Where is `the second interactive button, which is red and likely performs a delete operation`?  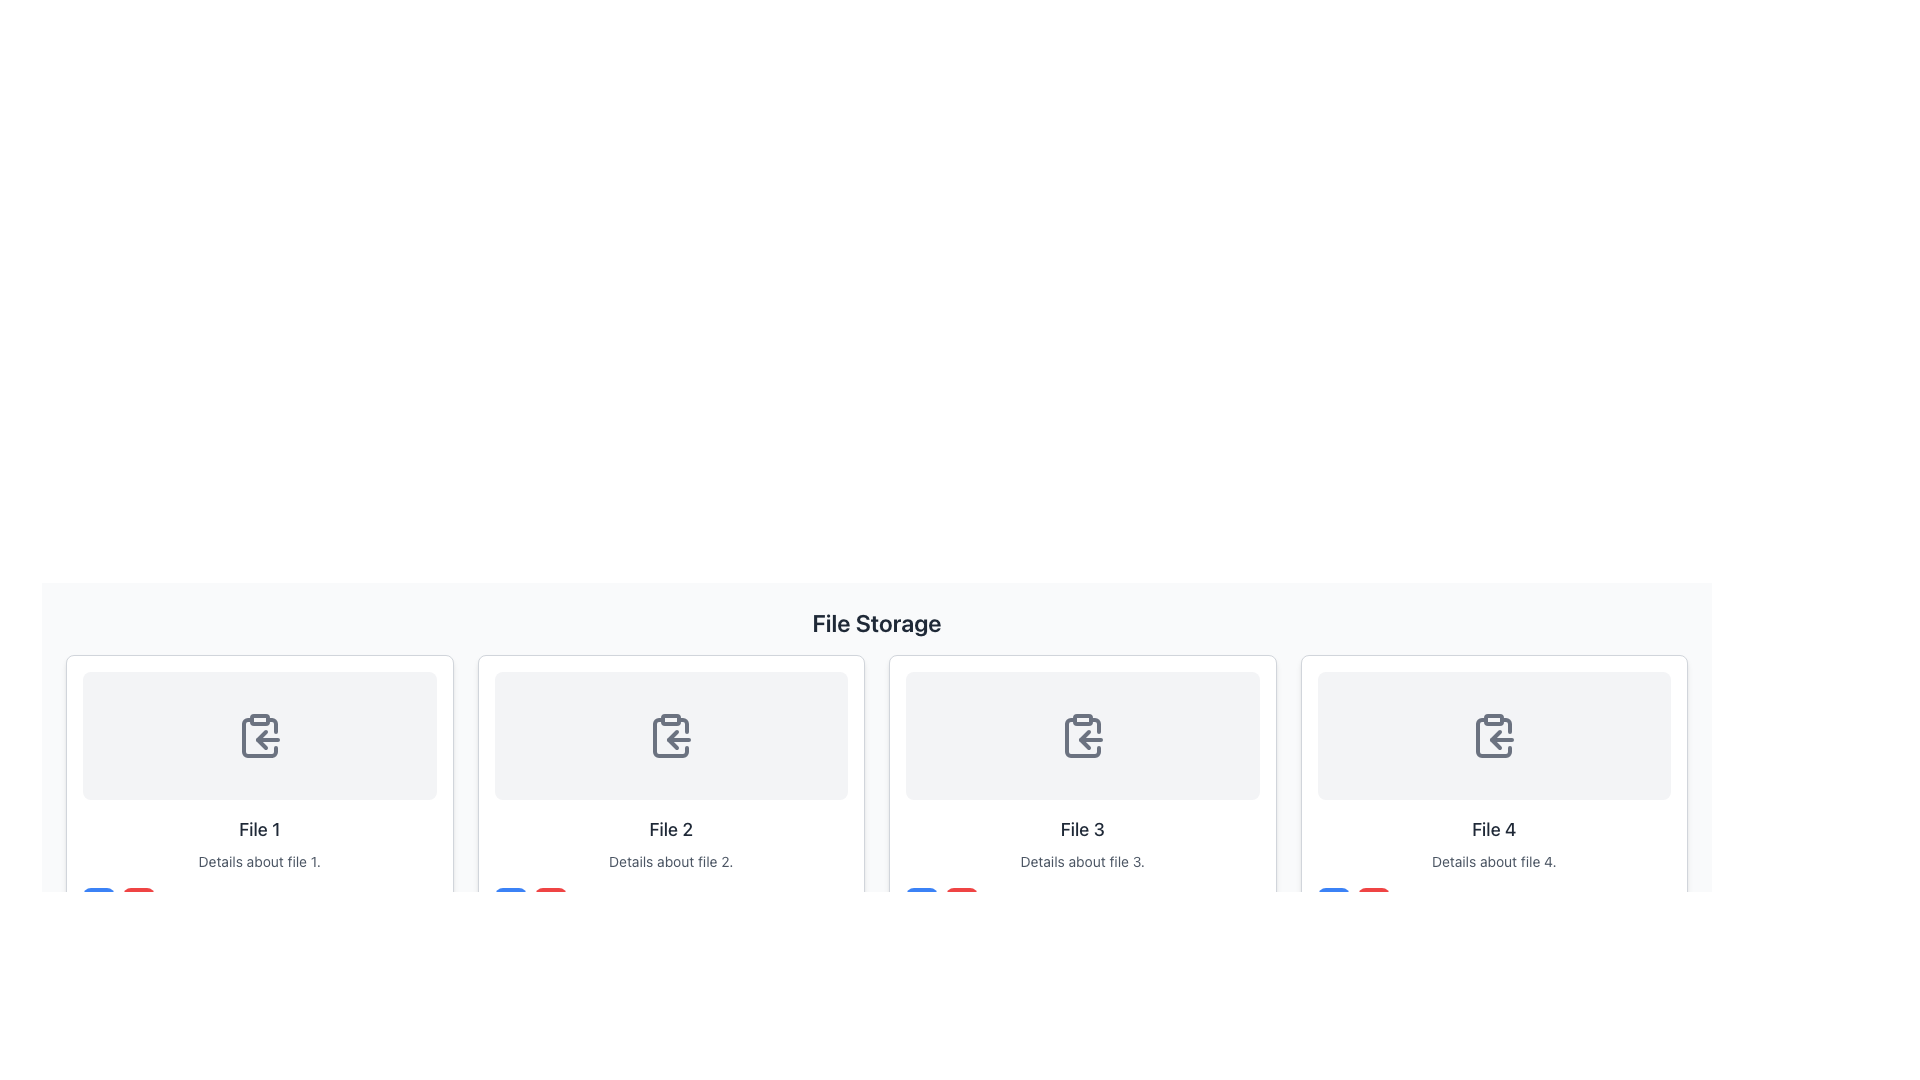
the second interactive button, which is red and likely performs a delete operation is located at coordinates (138, 903).